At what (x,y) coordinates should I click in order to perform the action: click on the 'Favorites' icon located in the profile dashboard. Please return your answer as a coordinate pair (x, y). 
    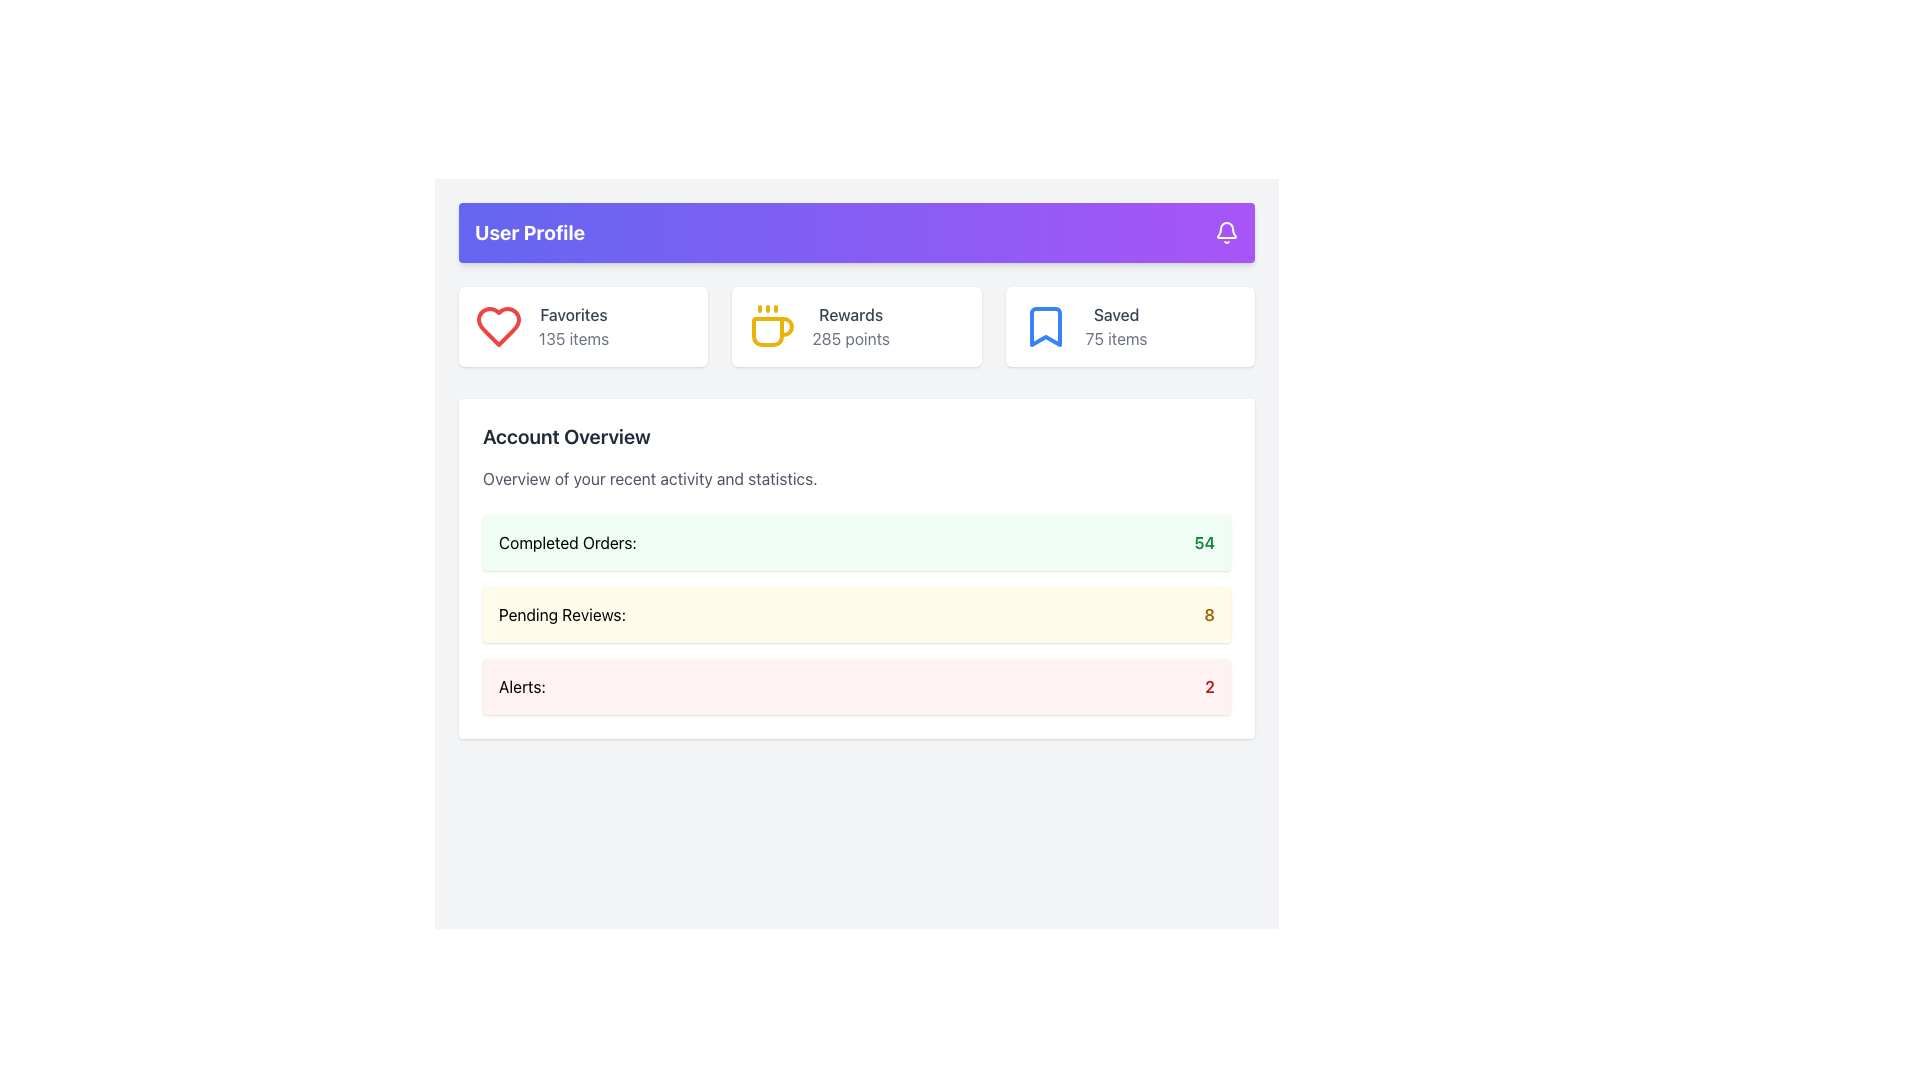
    Looking at the image, I should click on (499, 326).